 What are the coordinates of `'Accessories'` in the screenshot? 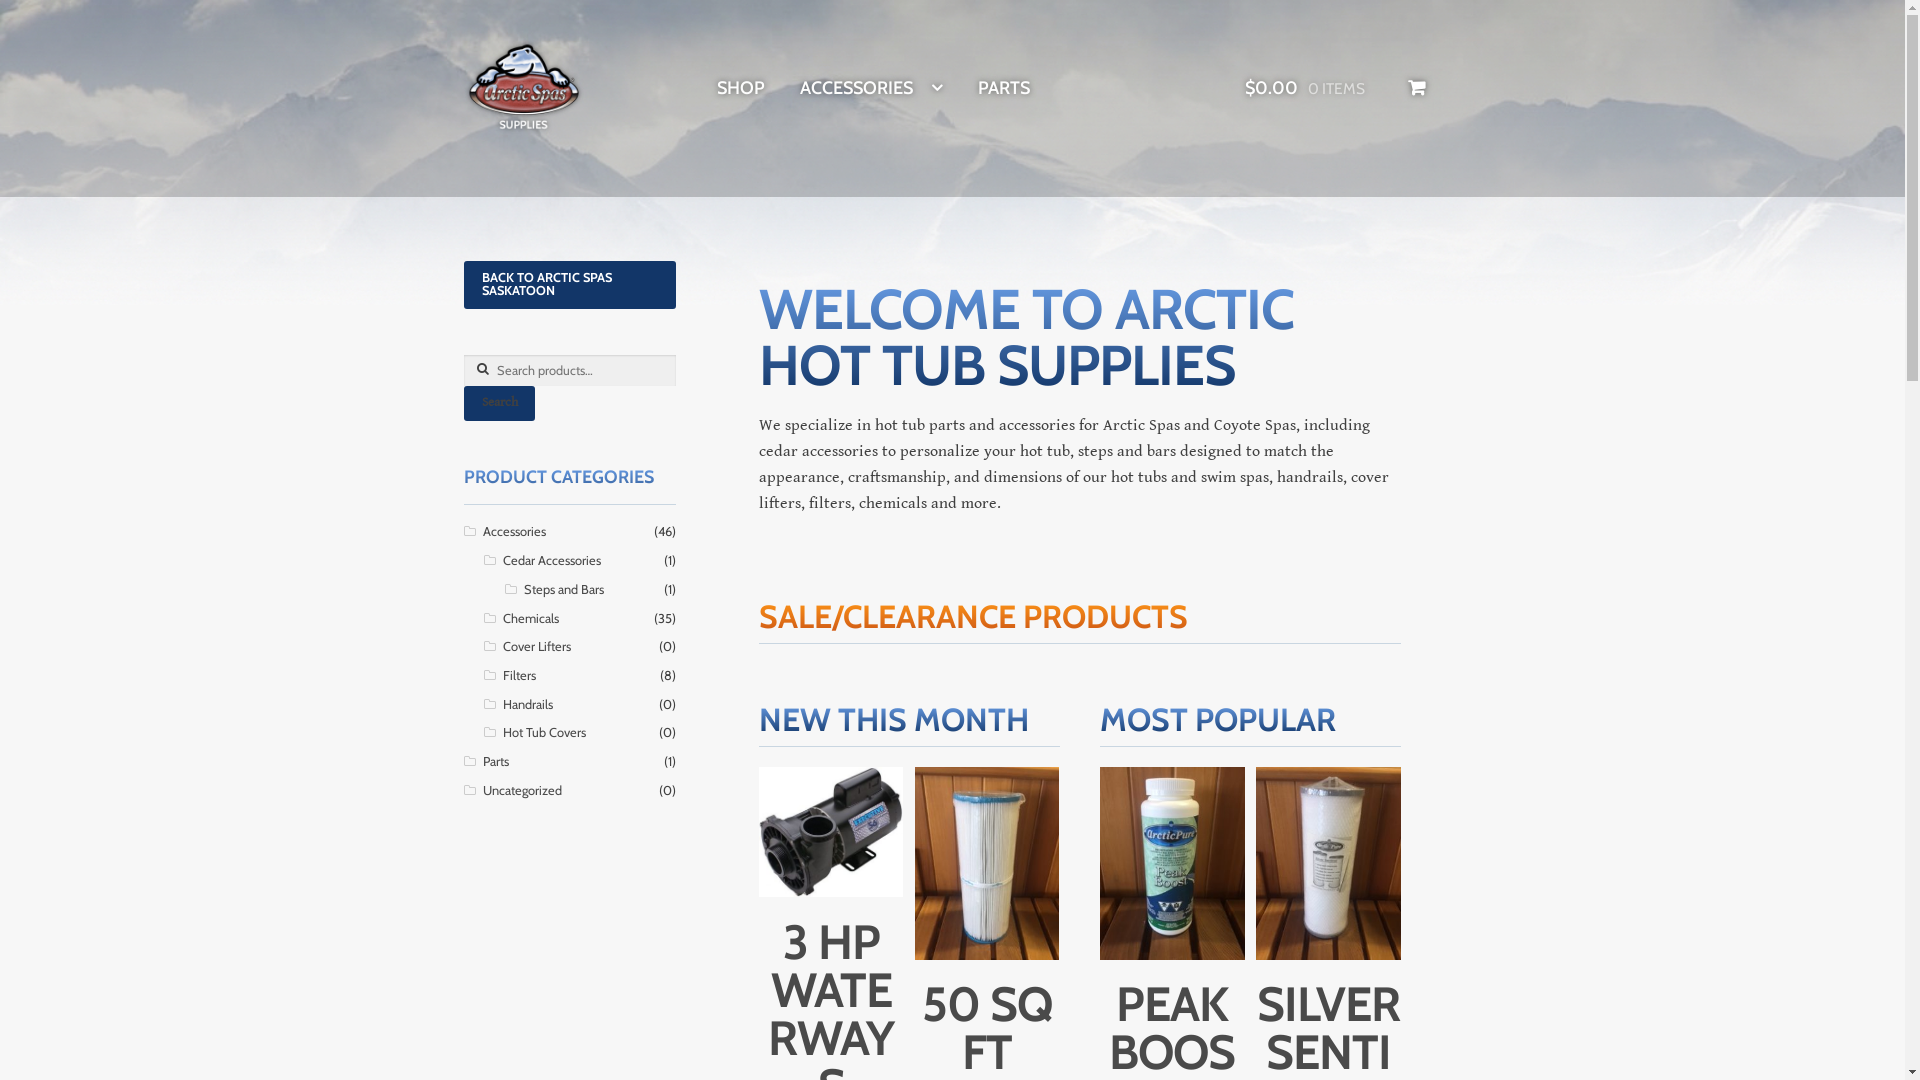 It's located at (481, 530).